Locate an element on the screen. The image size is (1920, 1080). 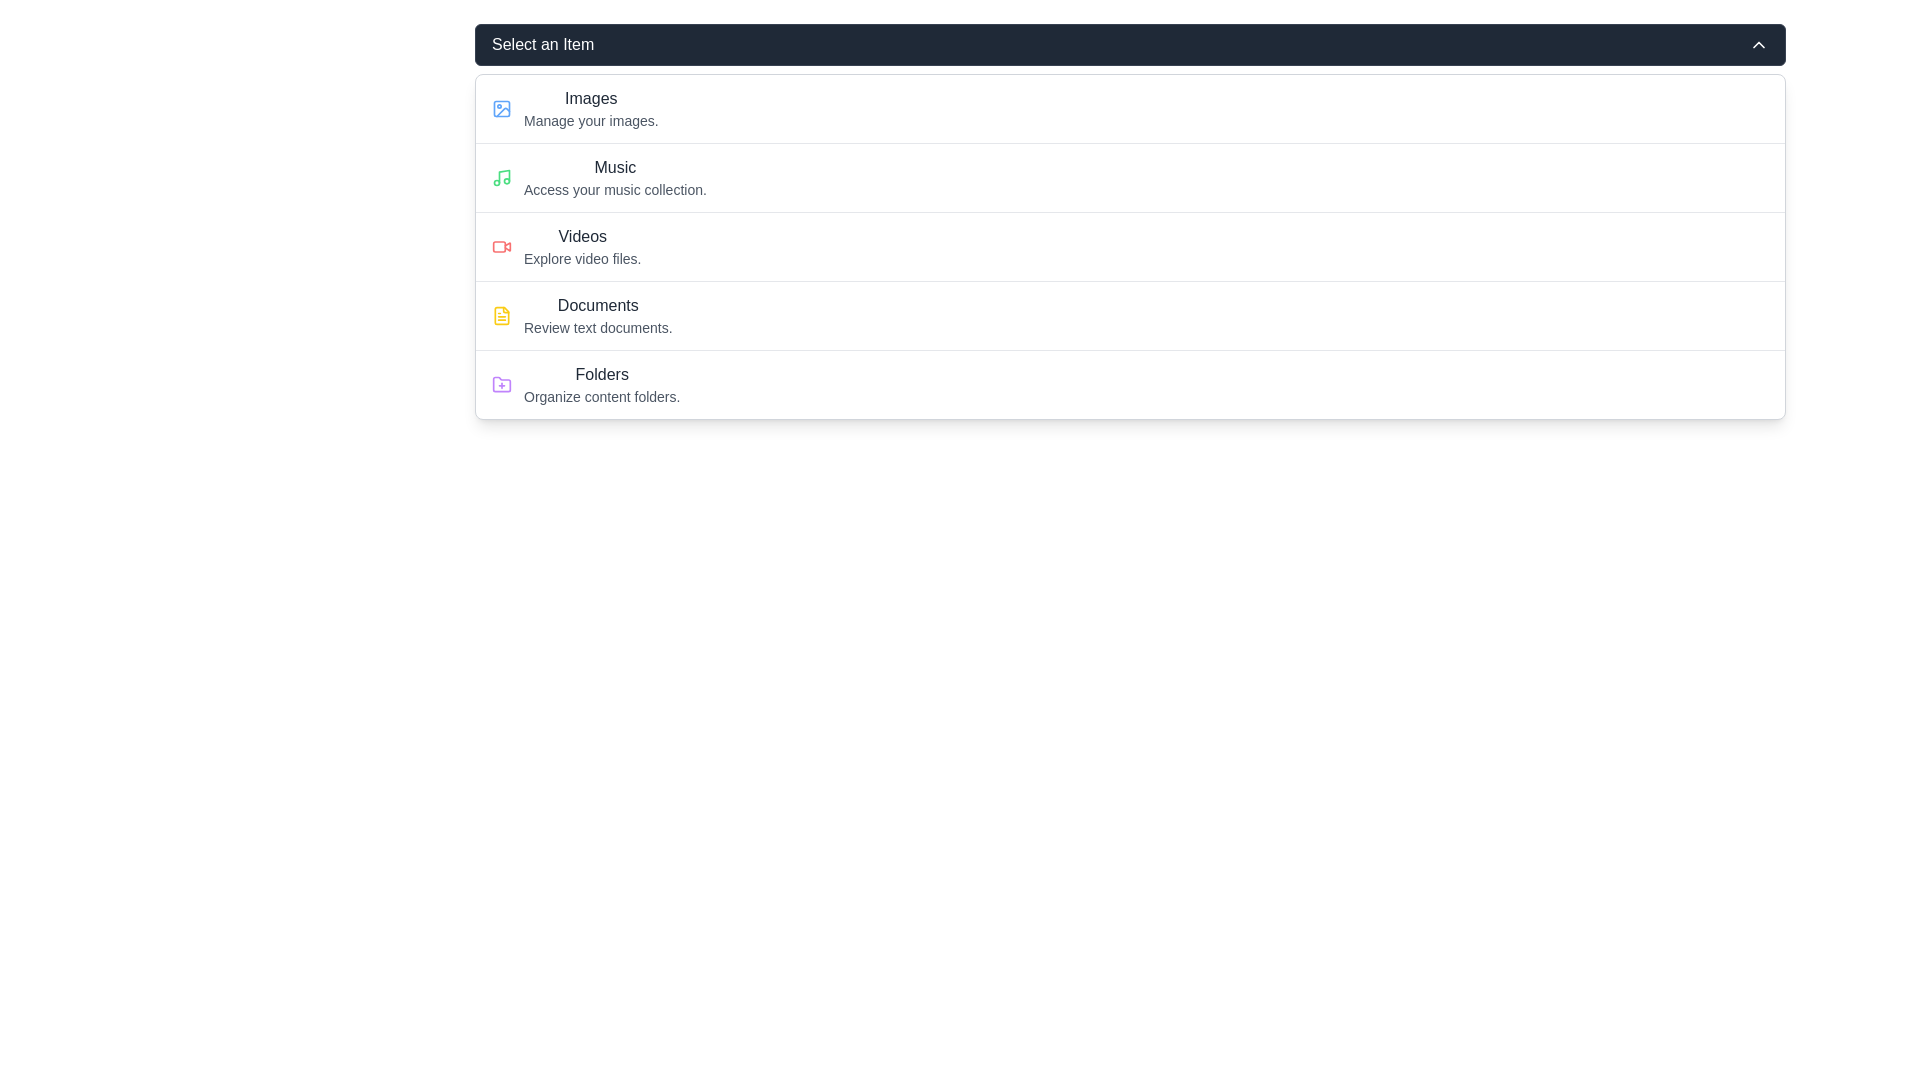
the 'Folders' navigation element is located at coordinates (601, 385).